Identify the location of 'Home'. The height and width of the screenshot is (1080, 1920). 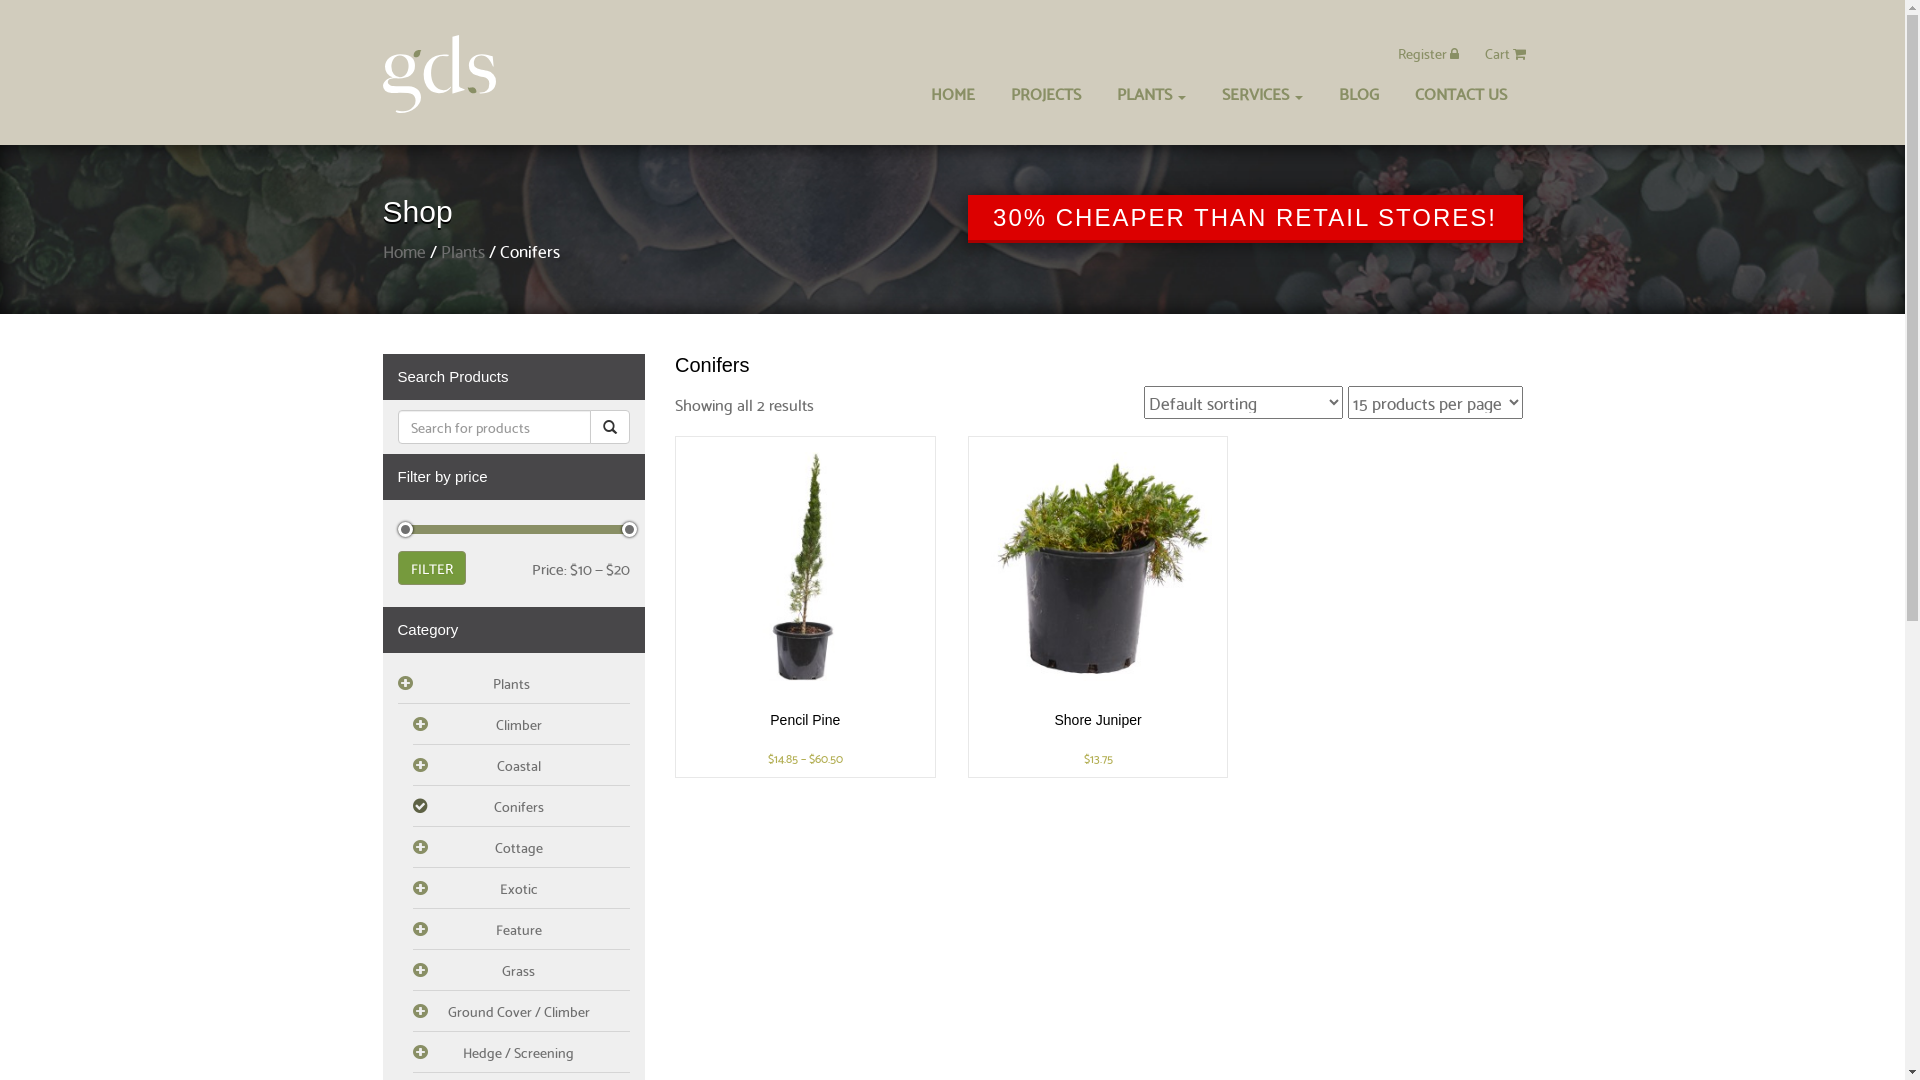
(402, 249).